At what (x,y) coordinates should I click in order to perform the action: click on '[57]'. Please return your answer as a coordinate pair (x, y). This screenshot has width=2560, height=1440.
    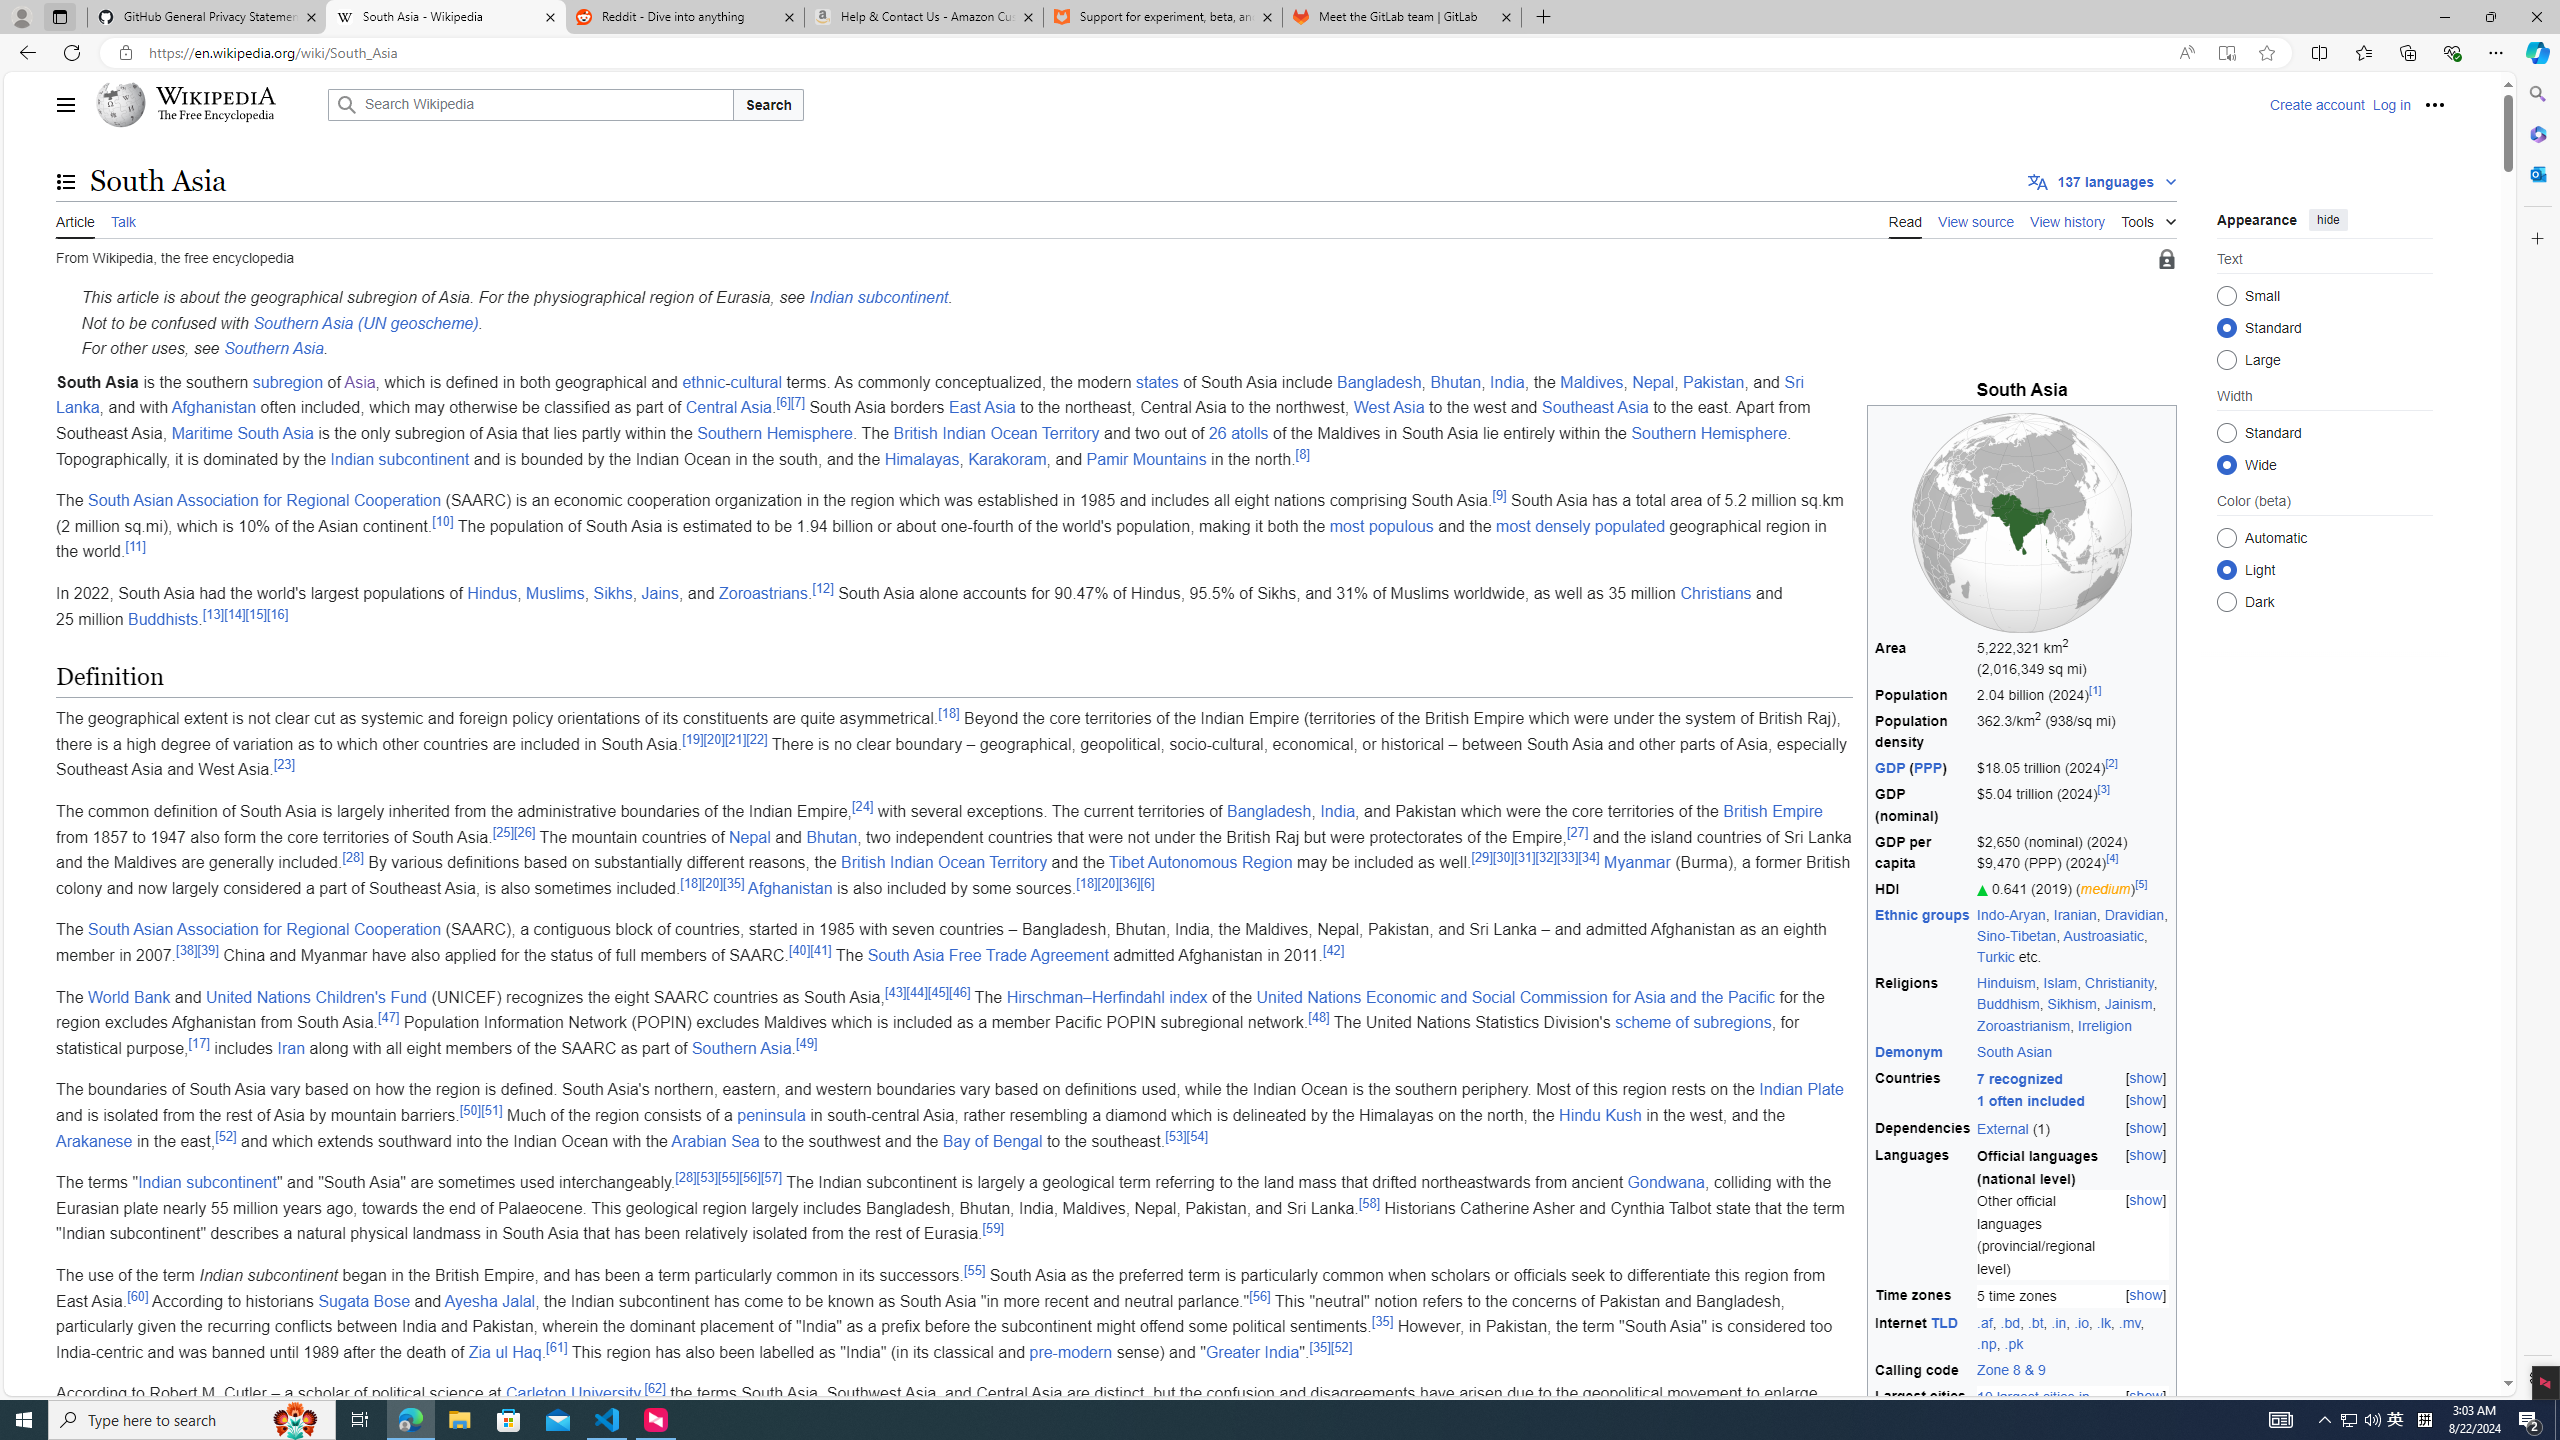
    Looking at the image, I should click on (770, 1176).